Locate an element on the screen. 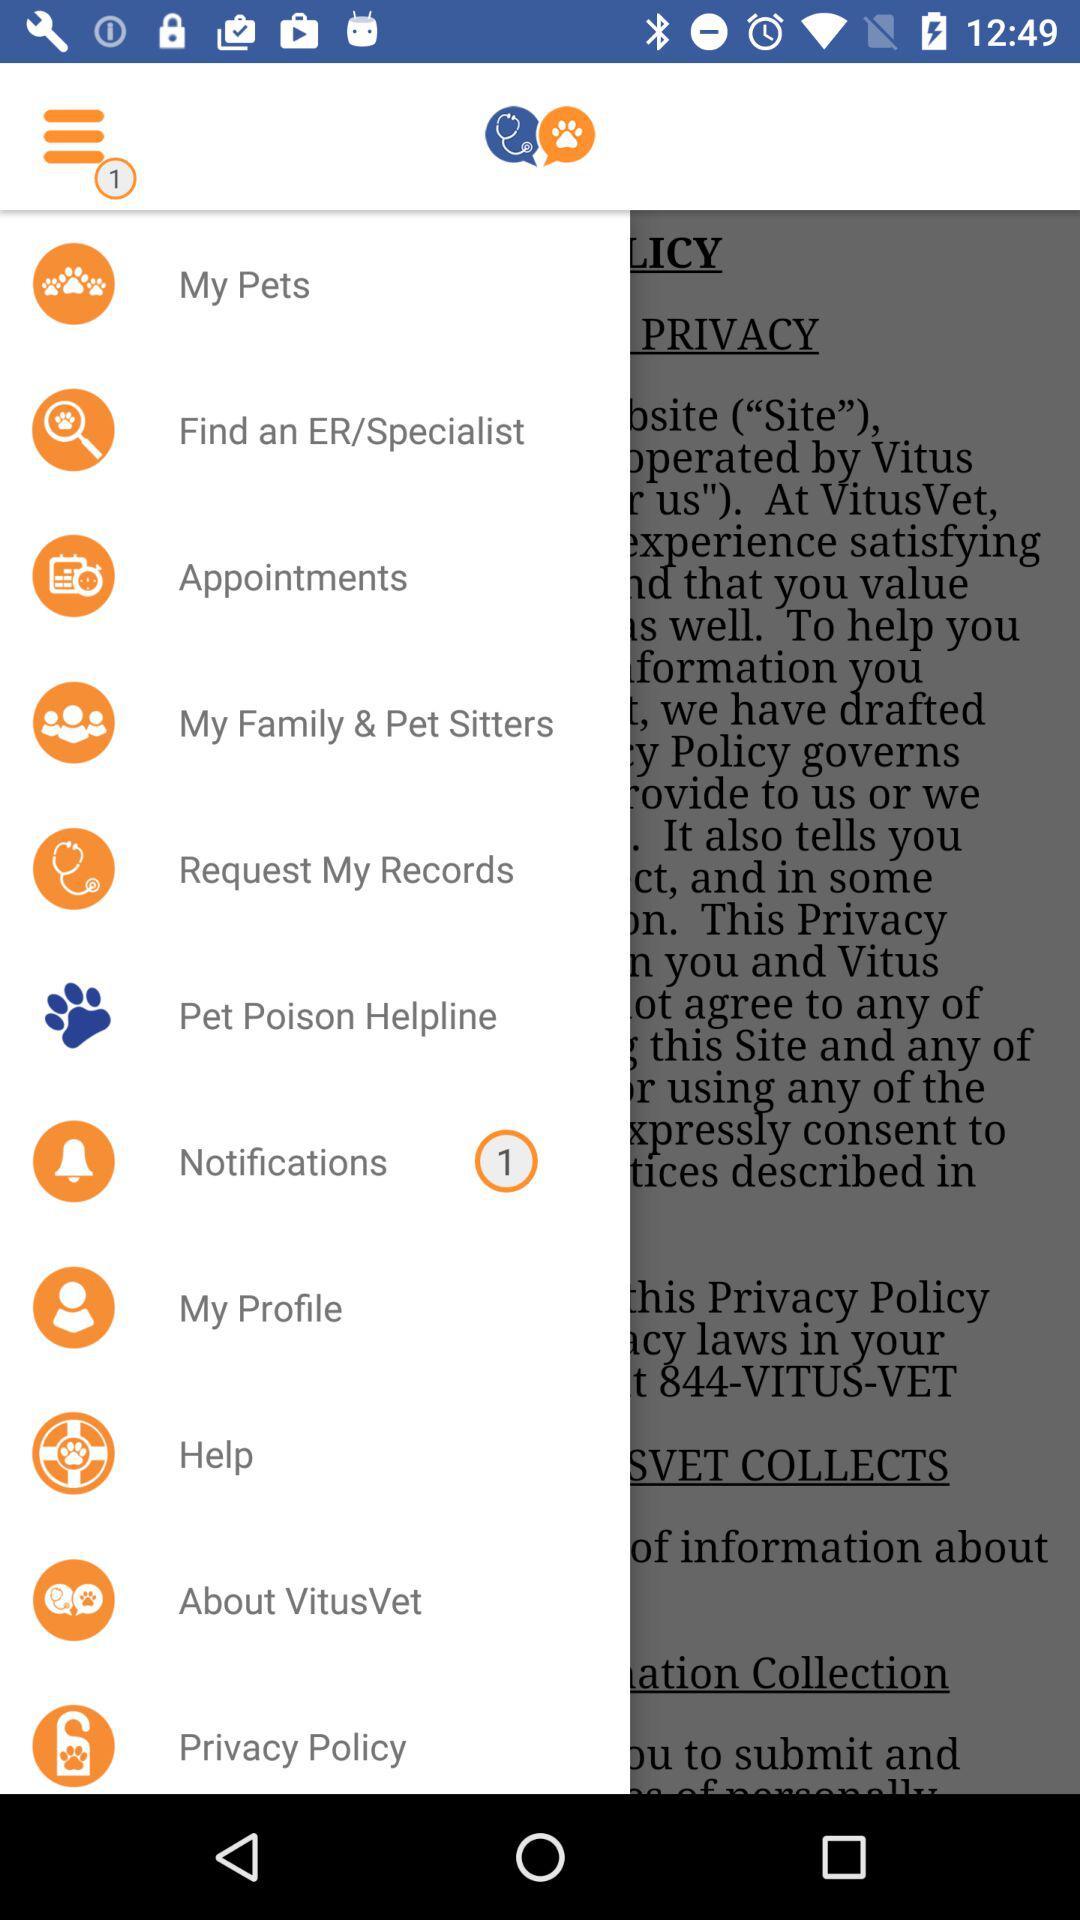  the my profile icon is located at coordinates (378, 1307).